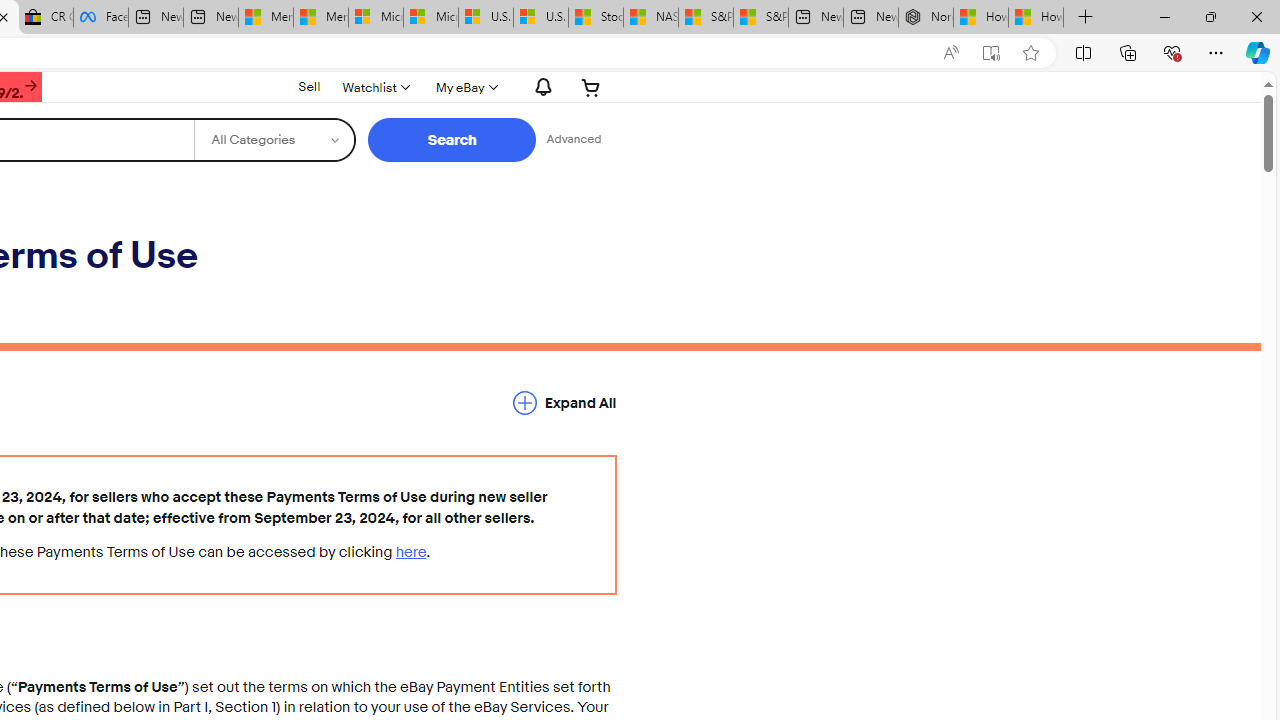  Describe the element at coordinates (464, 86) in the screenshot. I see `'My eBayExpand My eBay'` at that location.